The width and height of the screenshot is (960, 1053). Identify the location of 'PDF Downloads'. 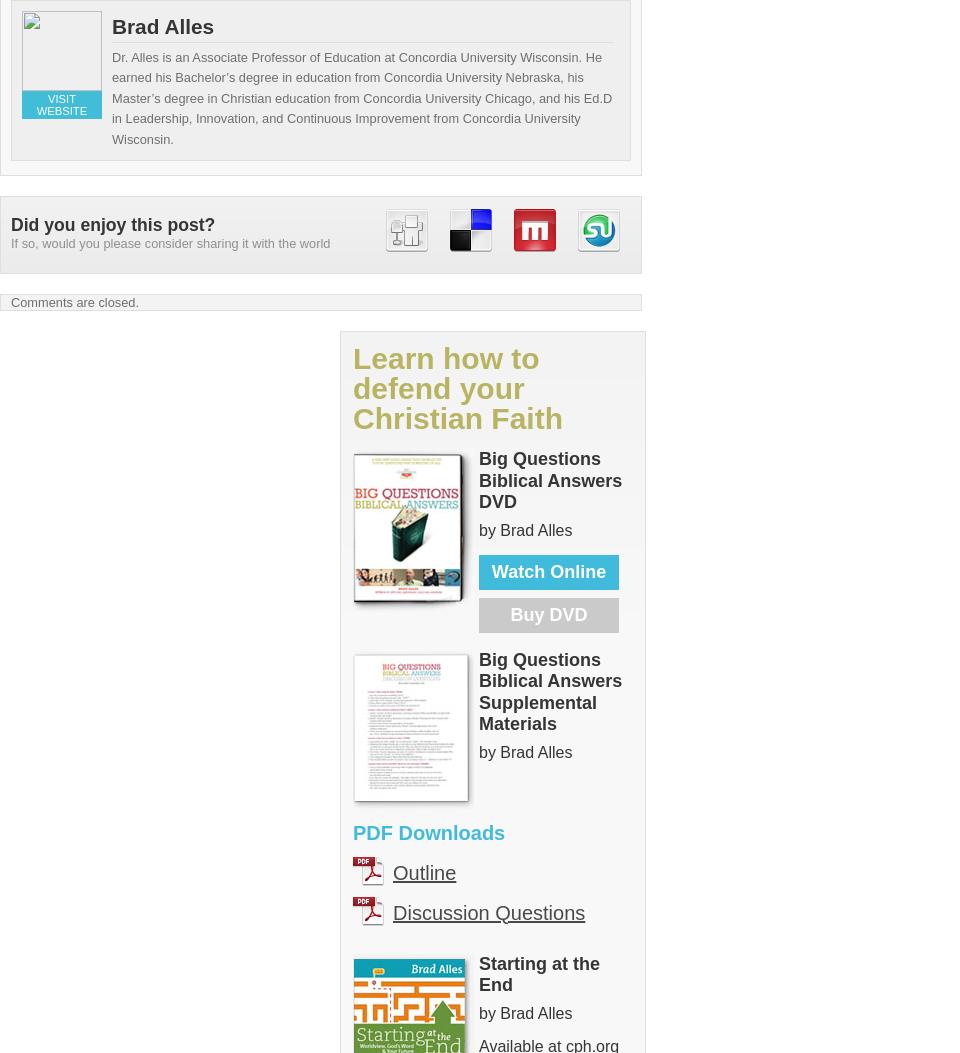
(429, 830).